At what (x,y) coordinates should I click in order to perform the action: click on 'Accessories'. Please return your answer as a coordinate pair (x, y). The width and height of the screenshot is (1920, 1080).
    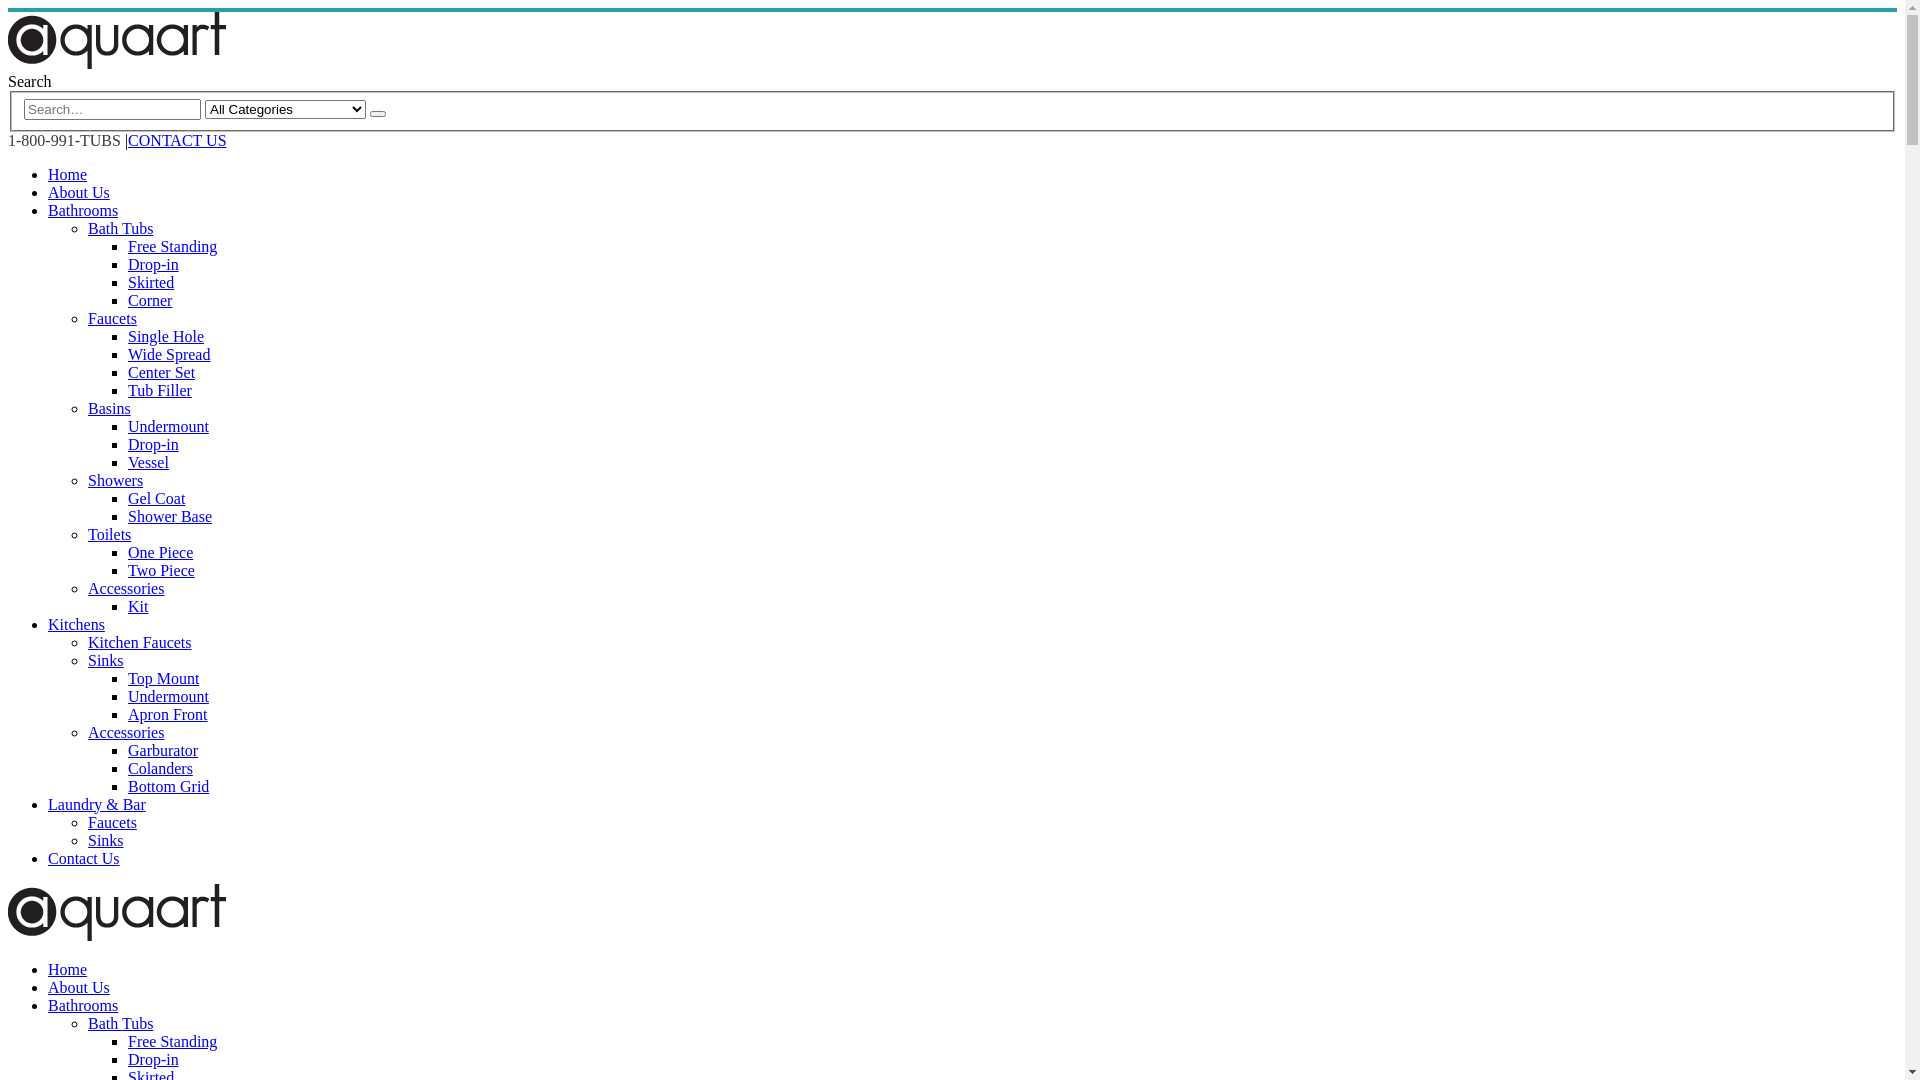
    Looking at the image, I should click on (124, 732).